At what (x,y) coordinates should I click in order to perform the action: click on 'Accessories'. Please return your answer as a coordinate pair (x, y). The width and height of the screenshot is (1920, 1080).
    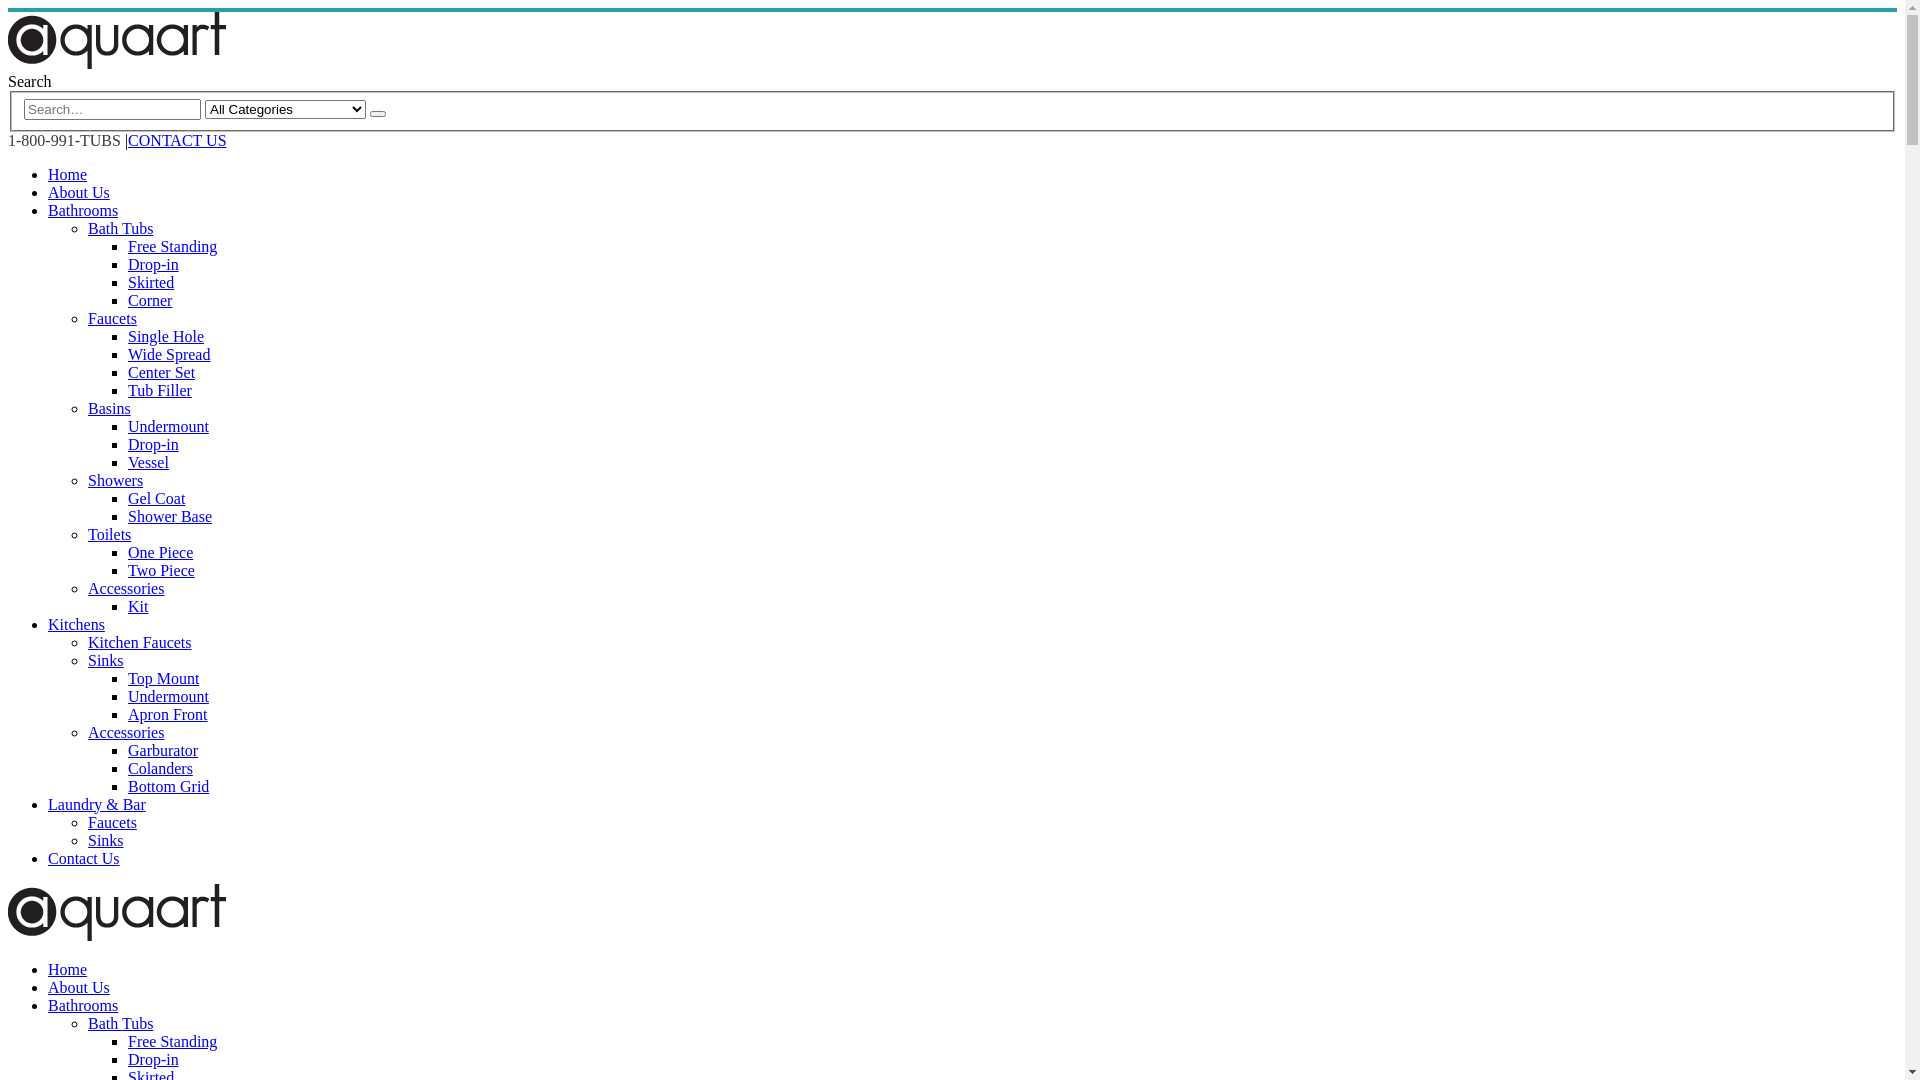
    Looking at the image, I should click on (124, 732).